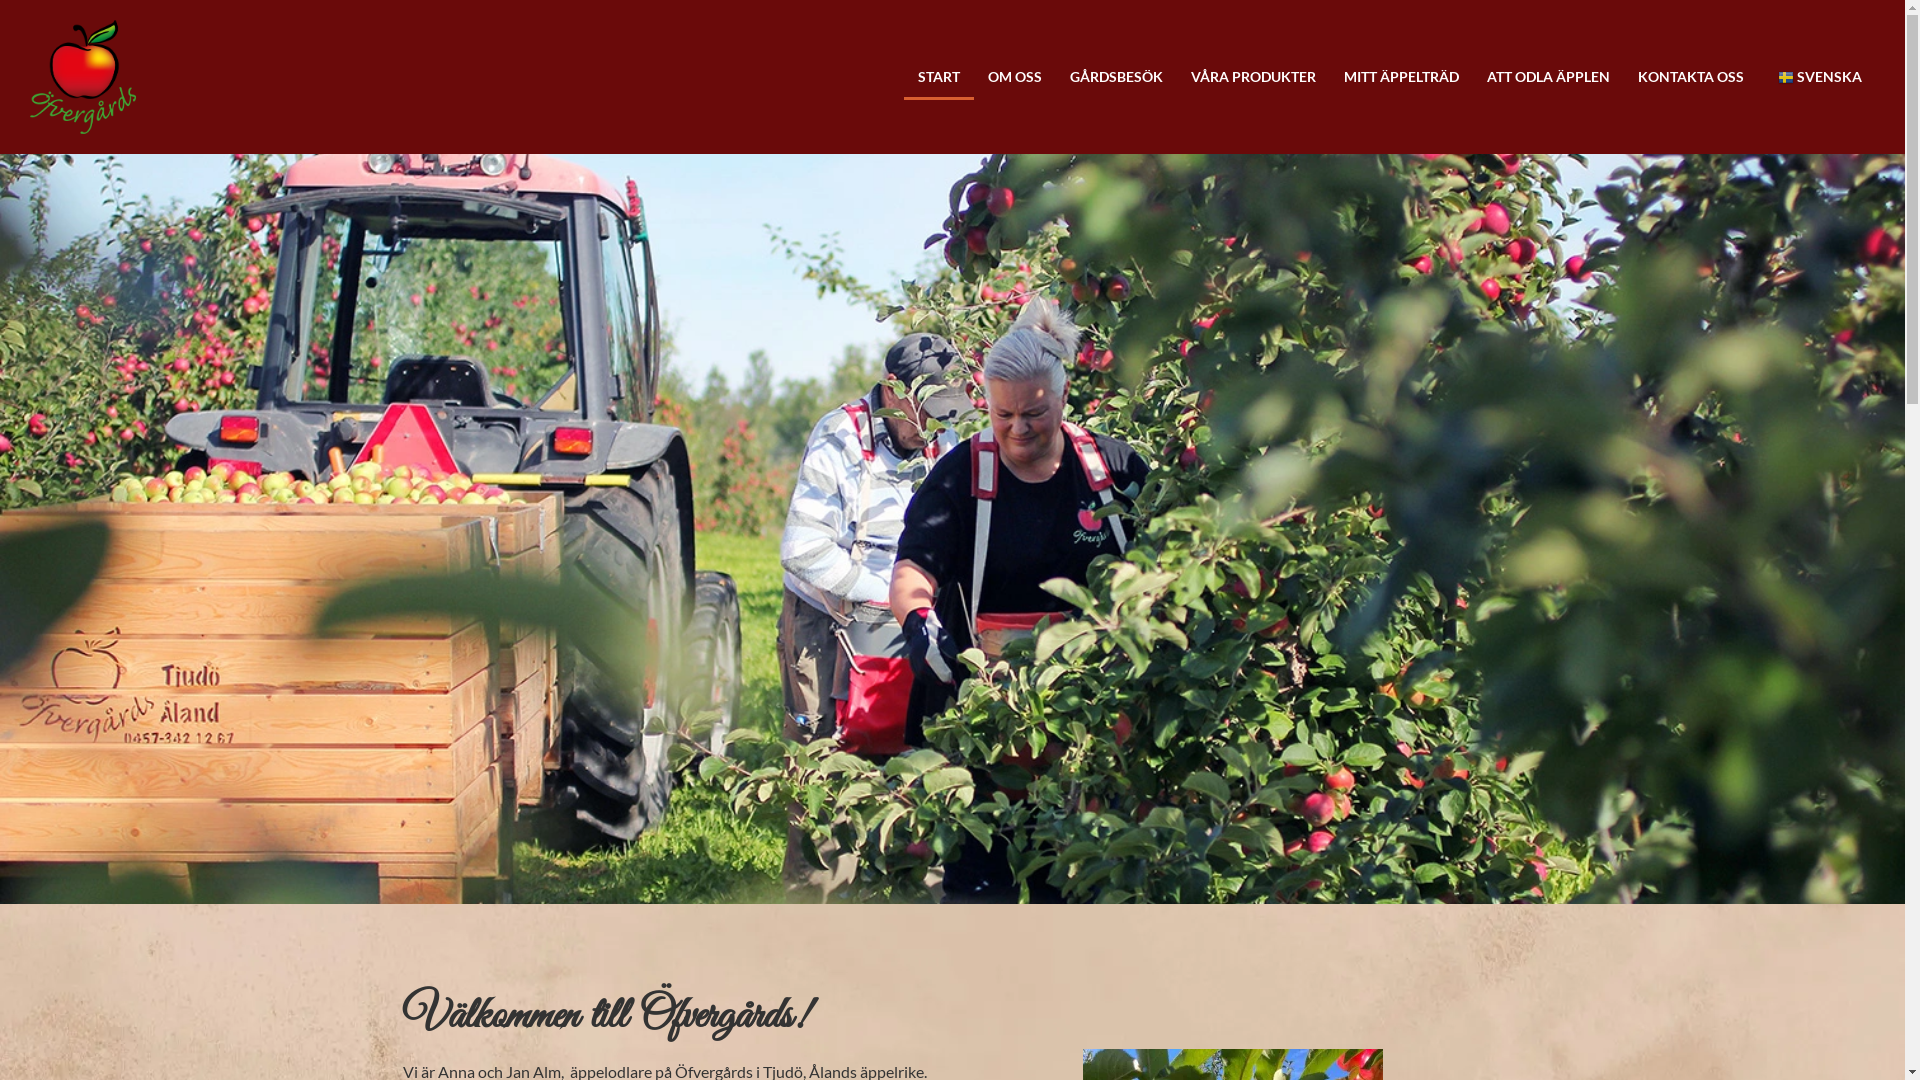 This screenshot has height=1080, width=1920. What do you see at coordinates (974, 76) in the screenshot?
I see `'OM OSS'` at bounding box center [974, 76].